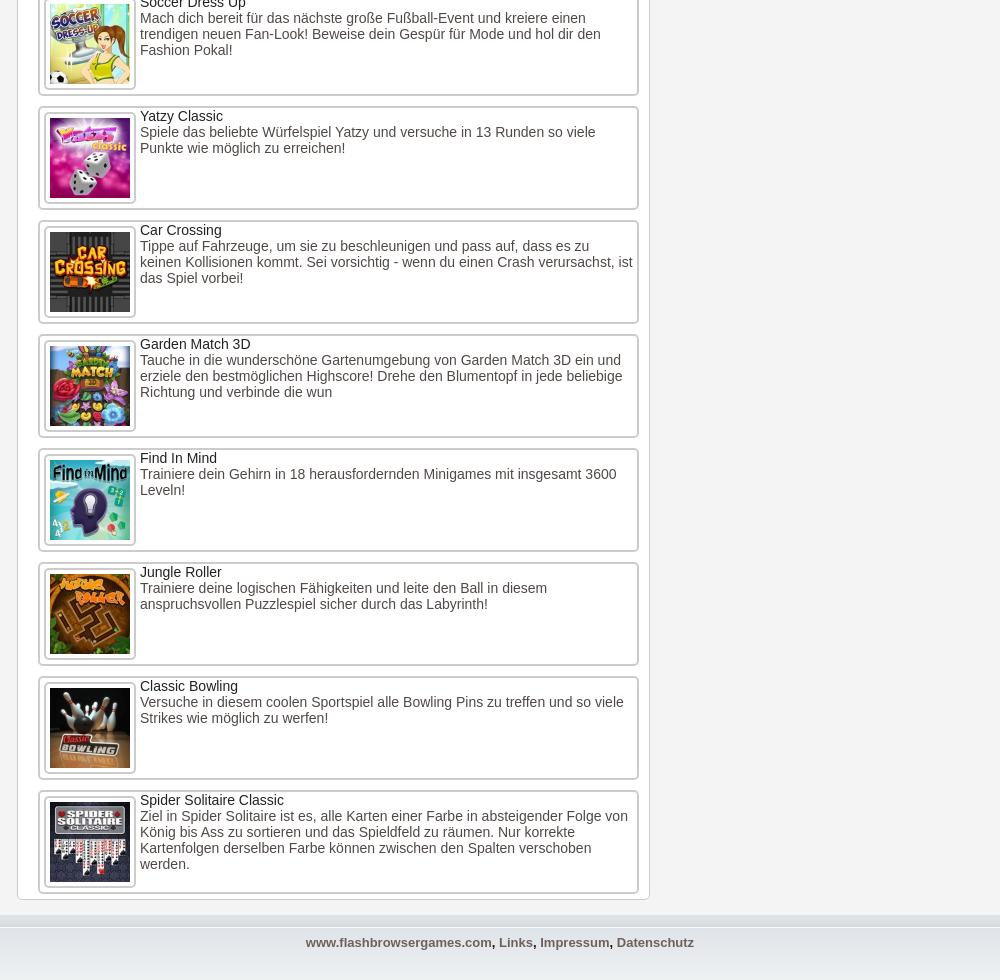 This screenshot has width=1000, height=980. I want to click on 'www.flashbrowsergames.com', so click(398, 942).